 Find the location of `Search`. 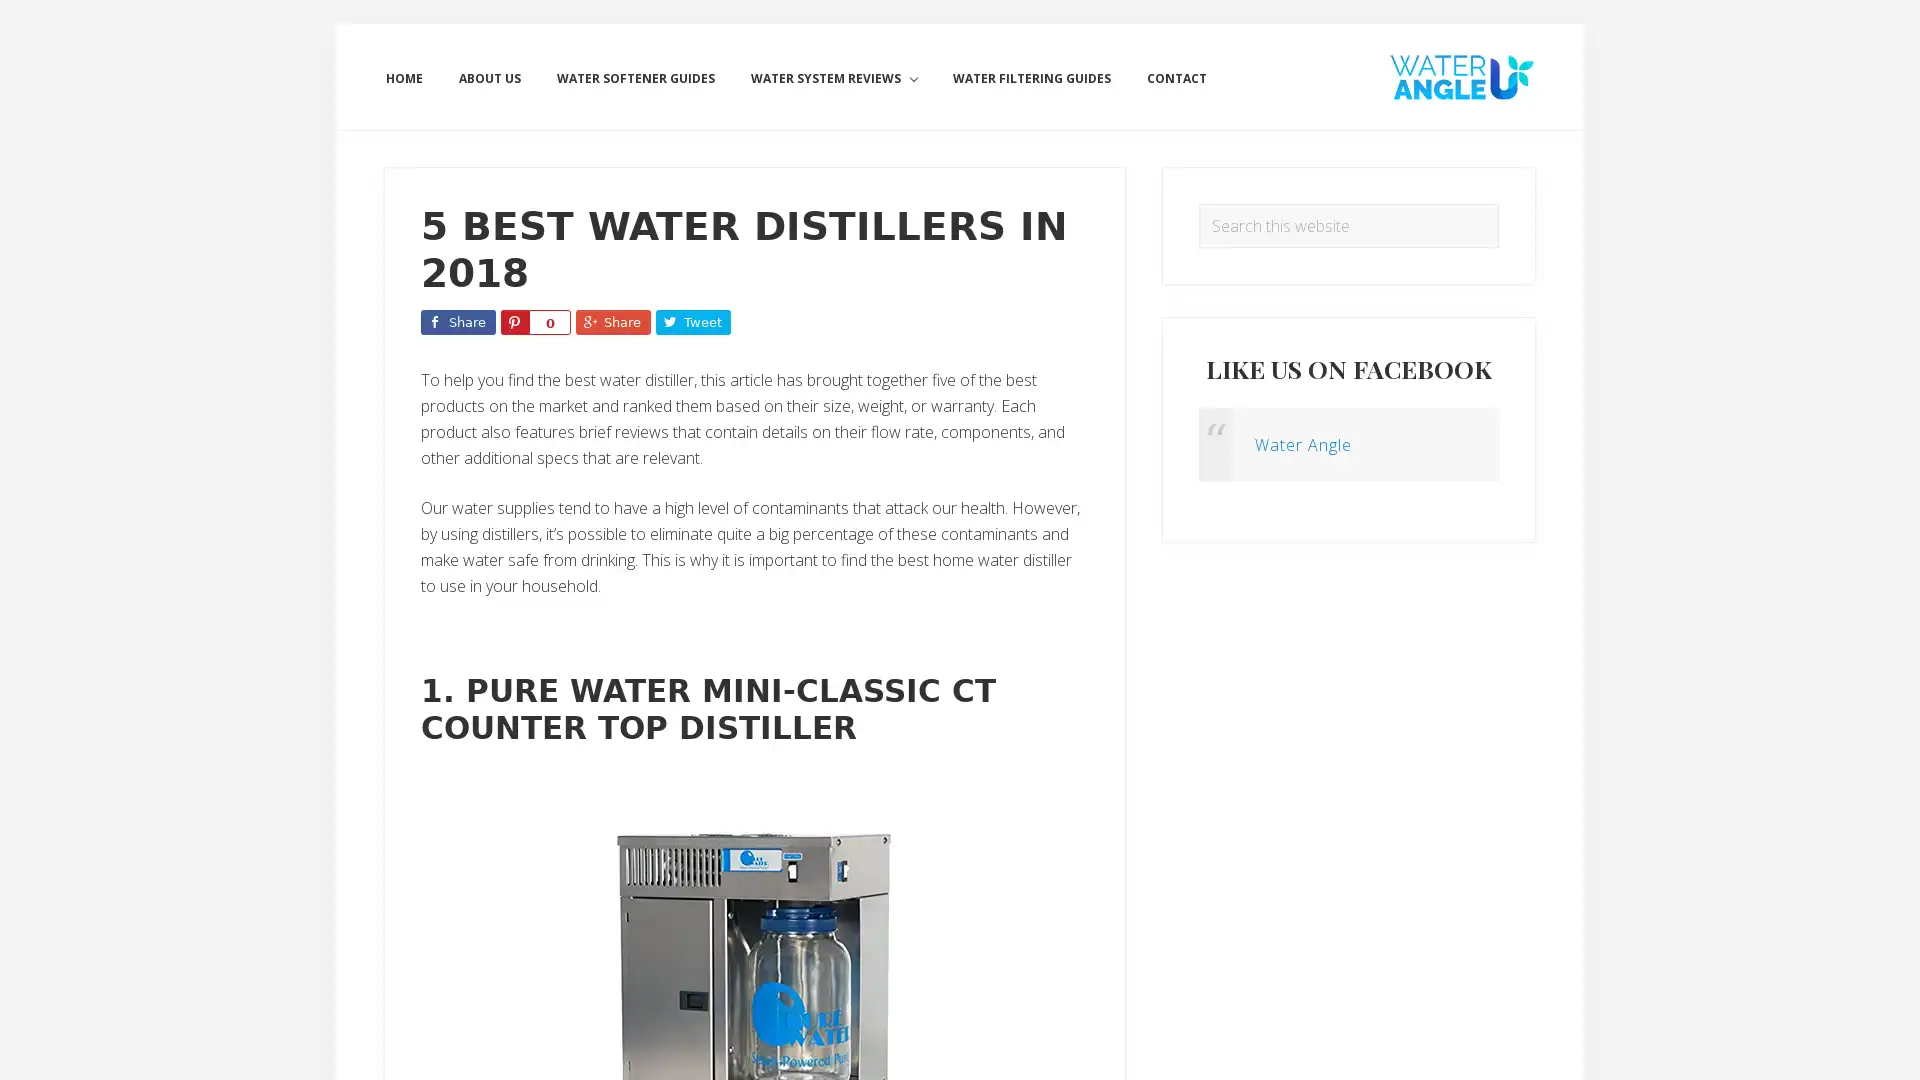

Search is located at coordinates (1498, 203).